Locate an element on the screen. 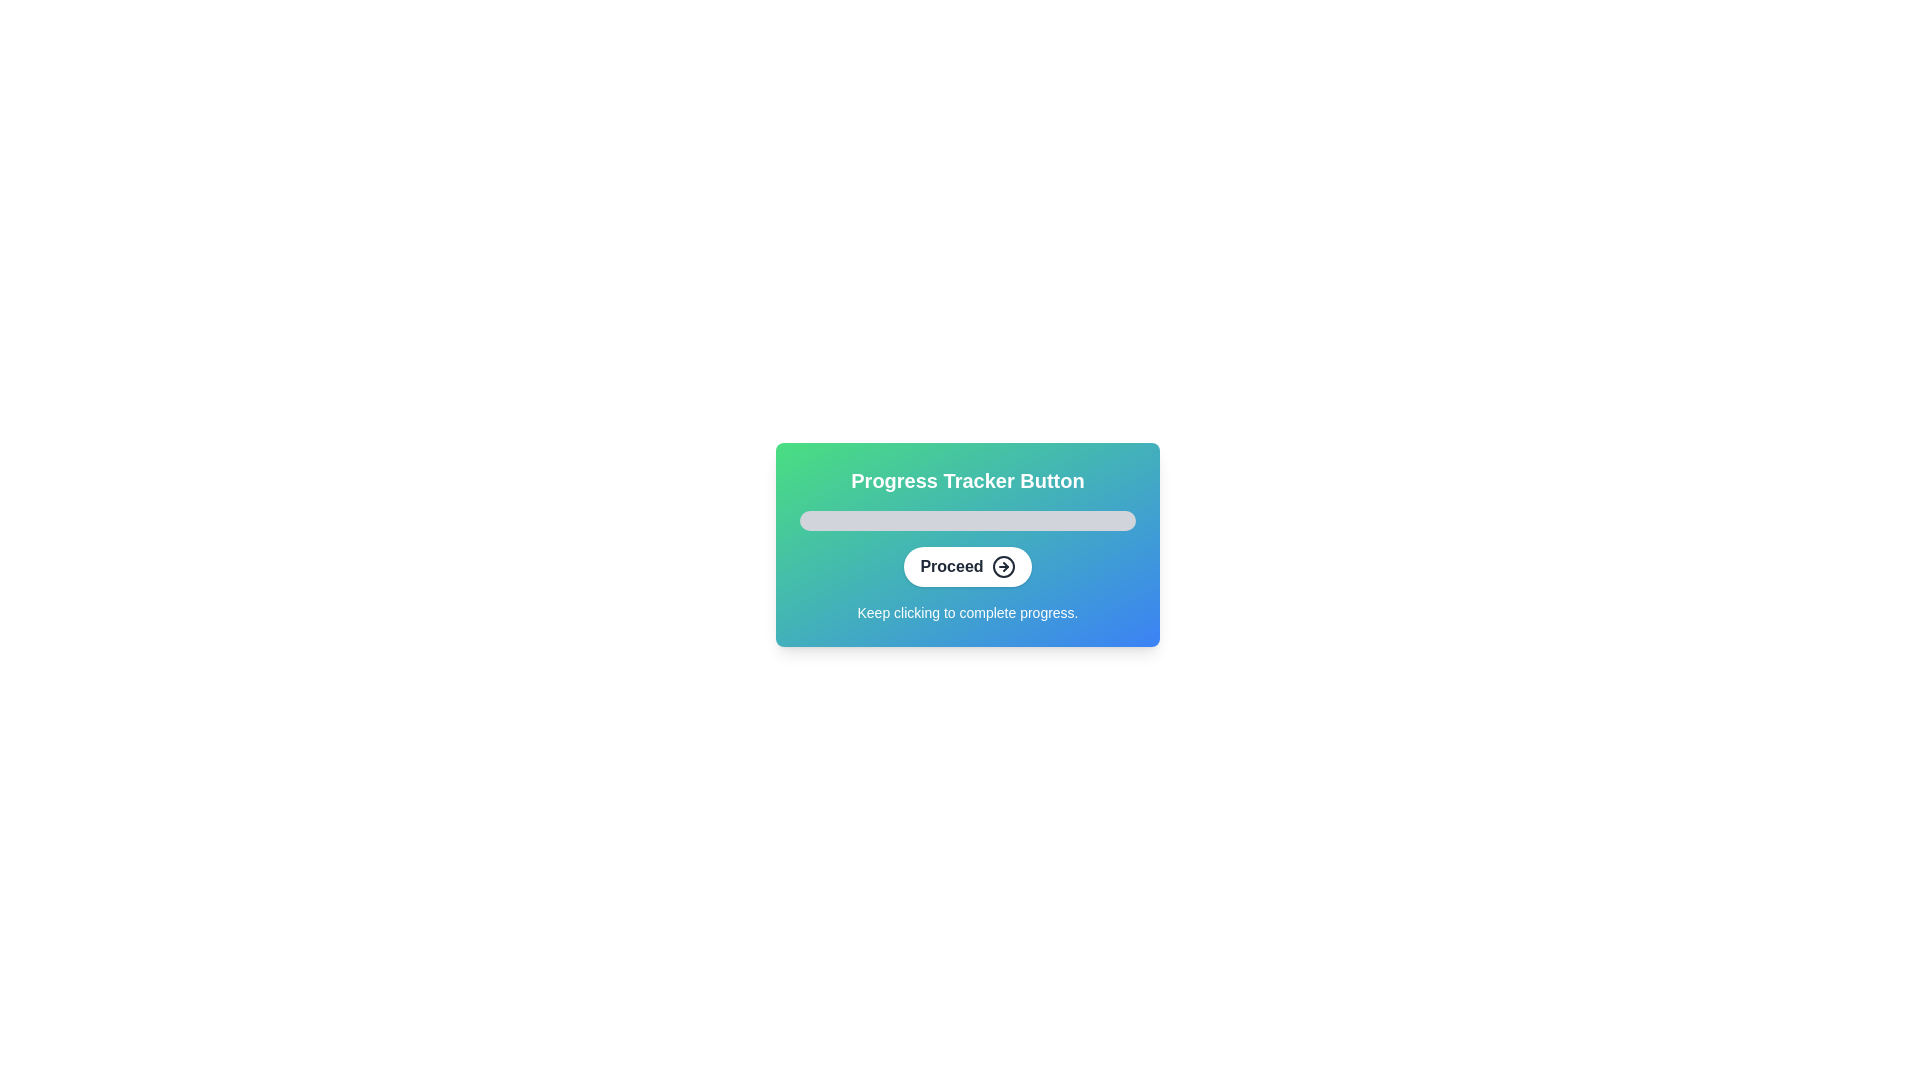  the visual aspect of the circular icon at the center of the arrow representation within the 'Proceed' button located at the lower middle portion of the card-like interface is located at coordinates (1003, 567).